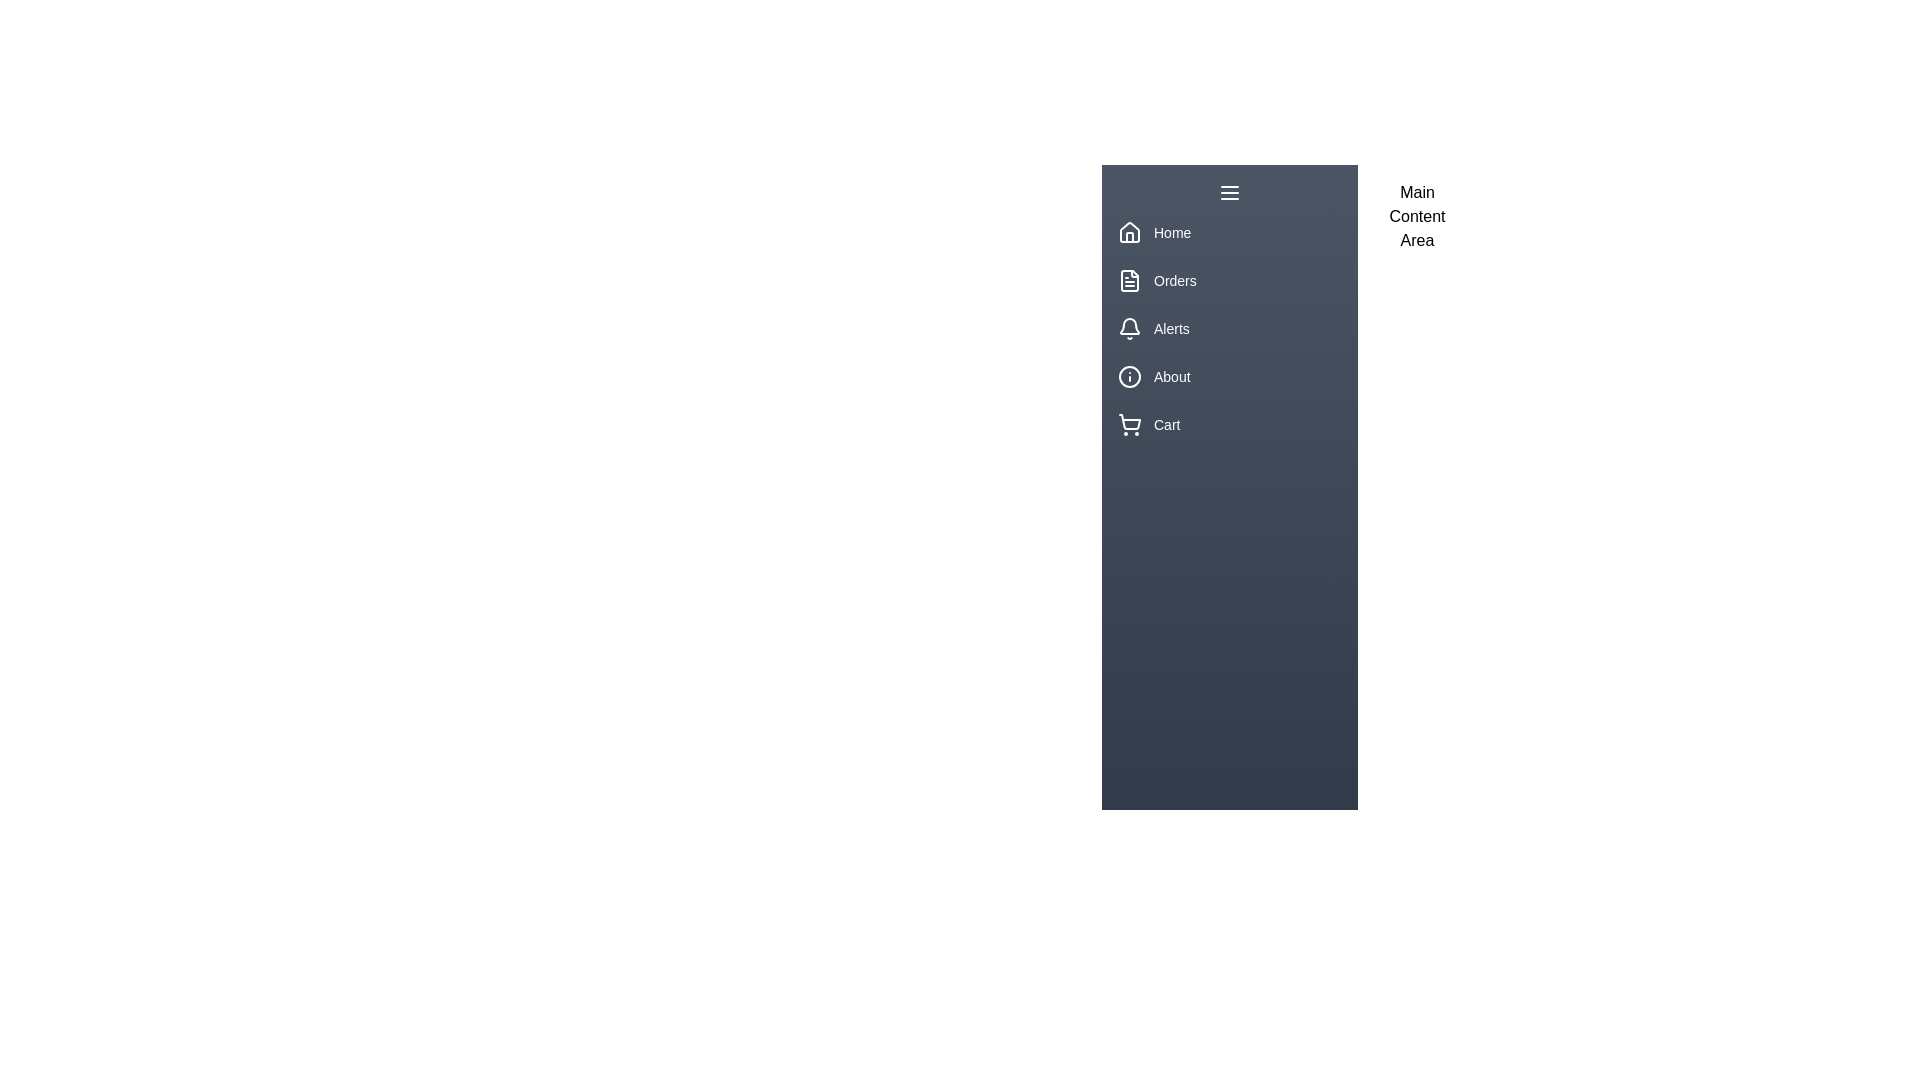 The height and width of the screenshot is (1080, 1920). What do you see at coordinates (1228, 281) in the screenshot?
I see `the menu item Orders` at bounding box center [1228, 281].